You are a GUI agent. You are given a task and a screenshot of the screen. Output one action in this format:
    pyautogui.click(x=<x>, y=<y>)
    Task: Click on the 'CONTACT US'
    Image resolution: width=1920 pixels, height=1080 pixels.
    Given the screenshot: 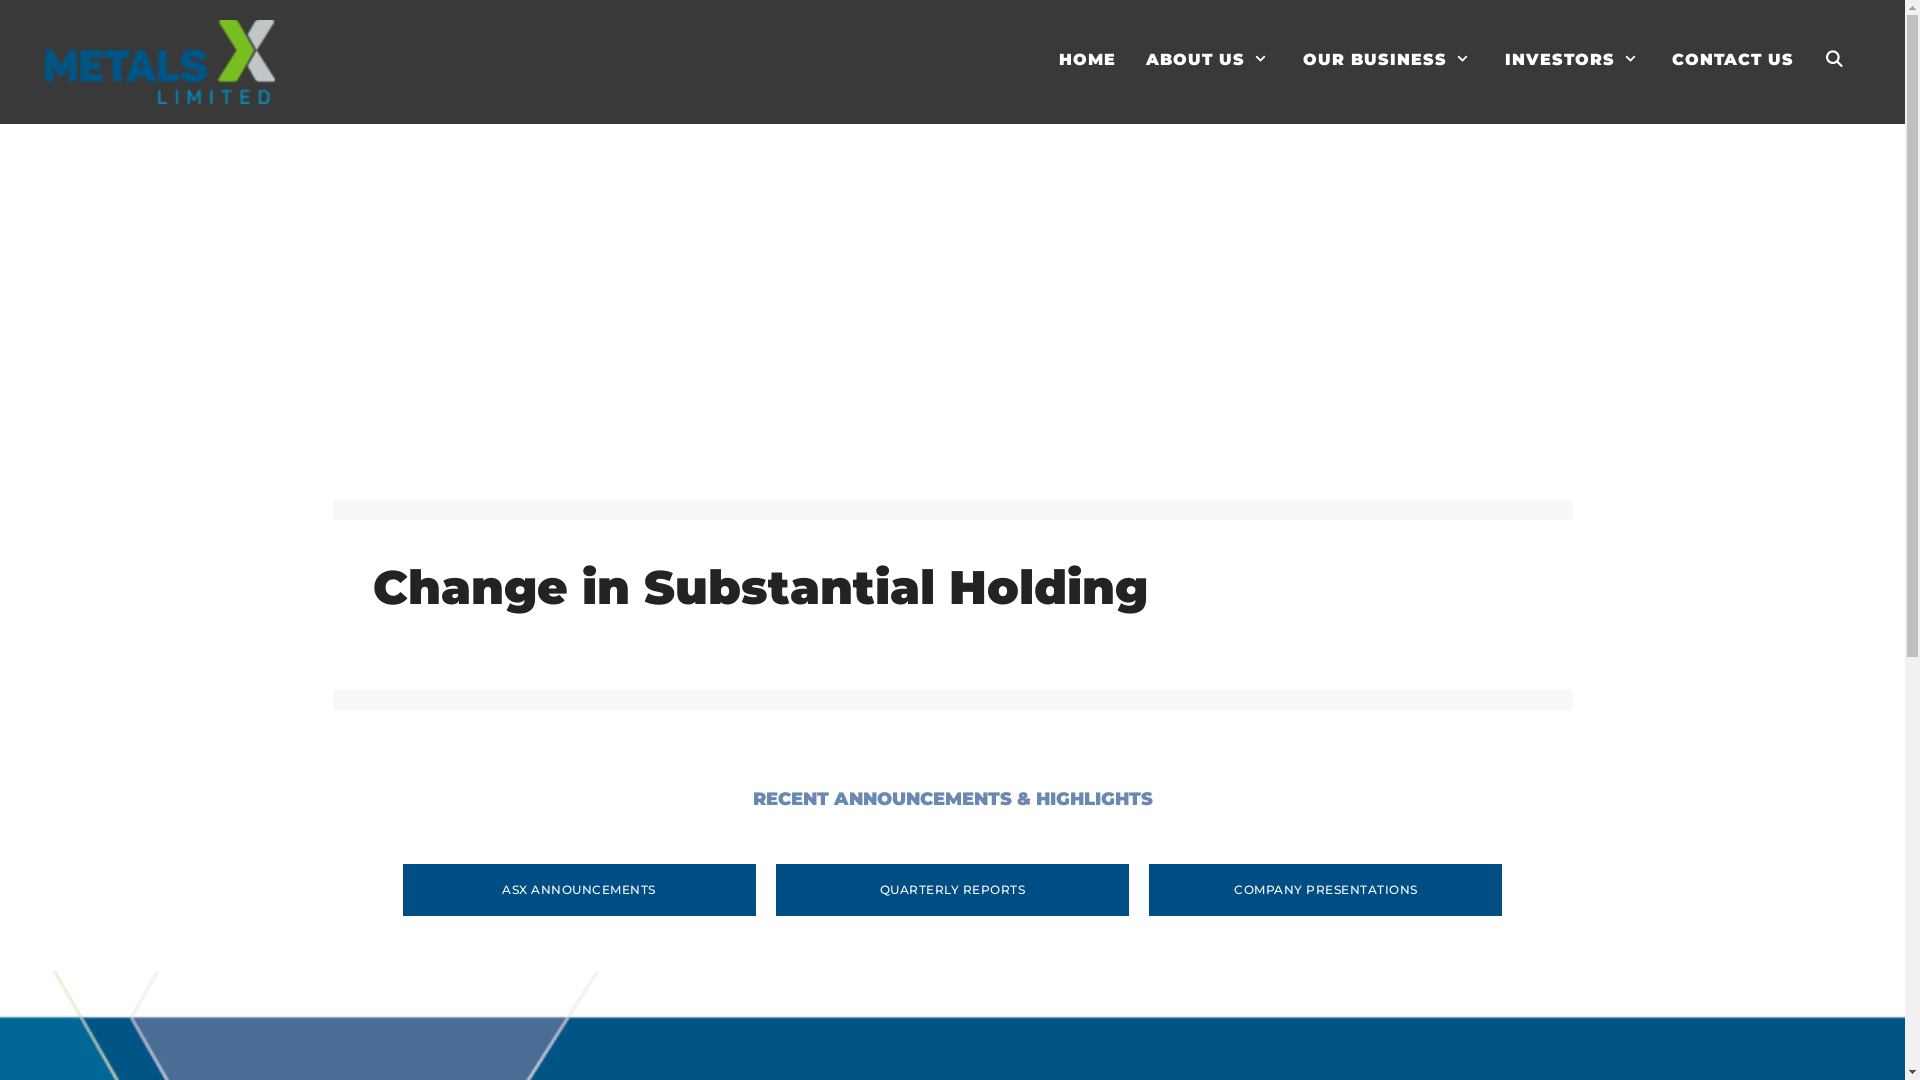 What is the action you would take?
    pyautogui.click(x=1731, y=59)
    